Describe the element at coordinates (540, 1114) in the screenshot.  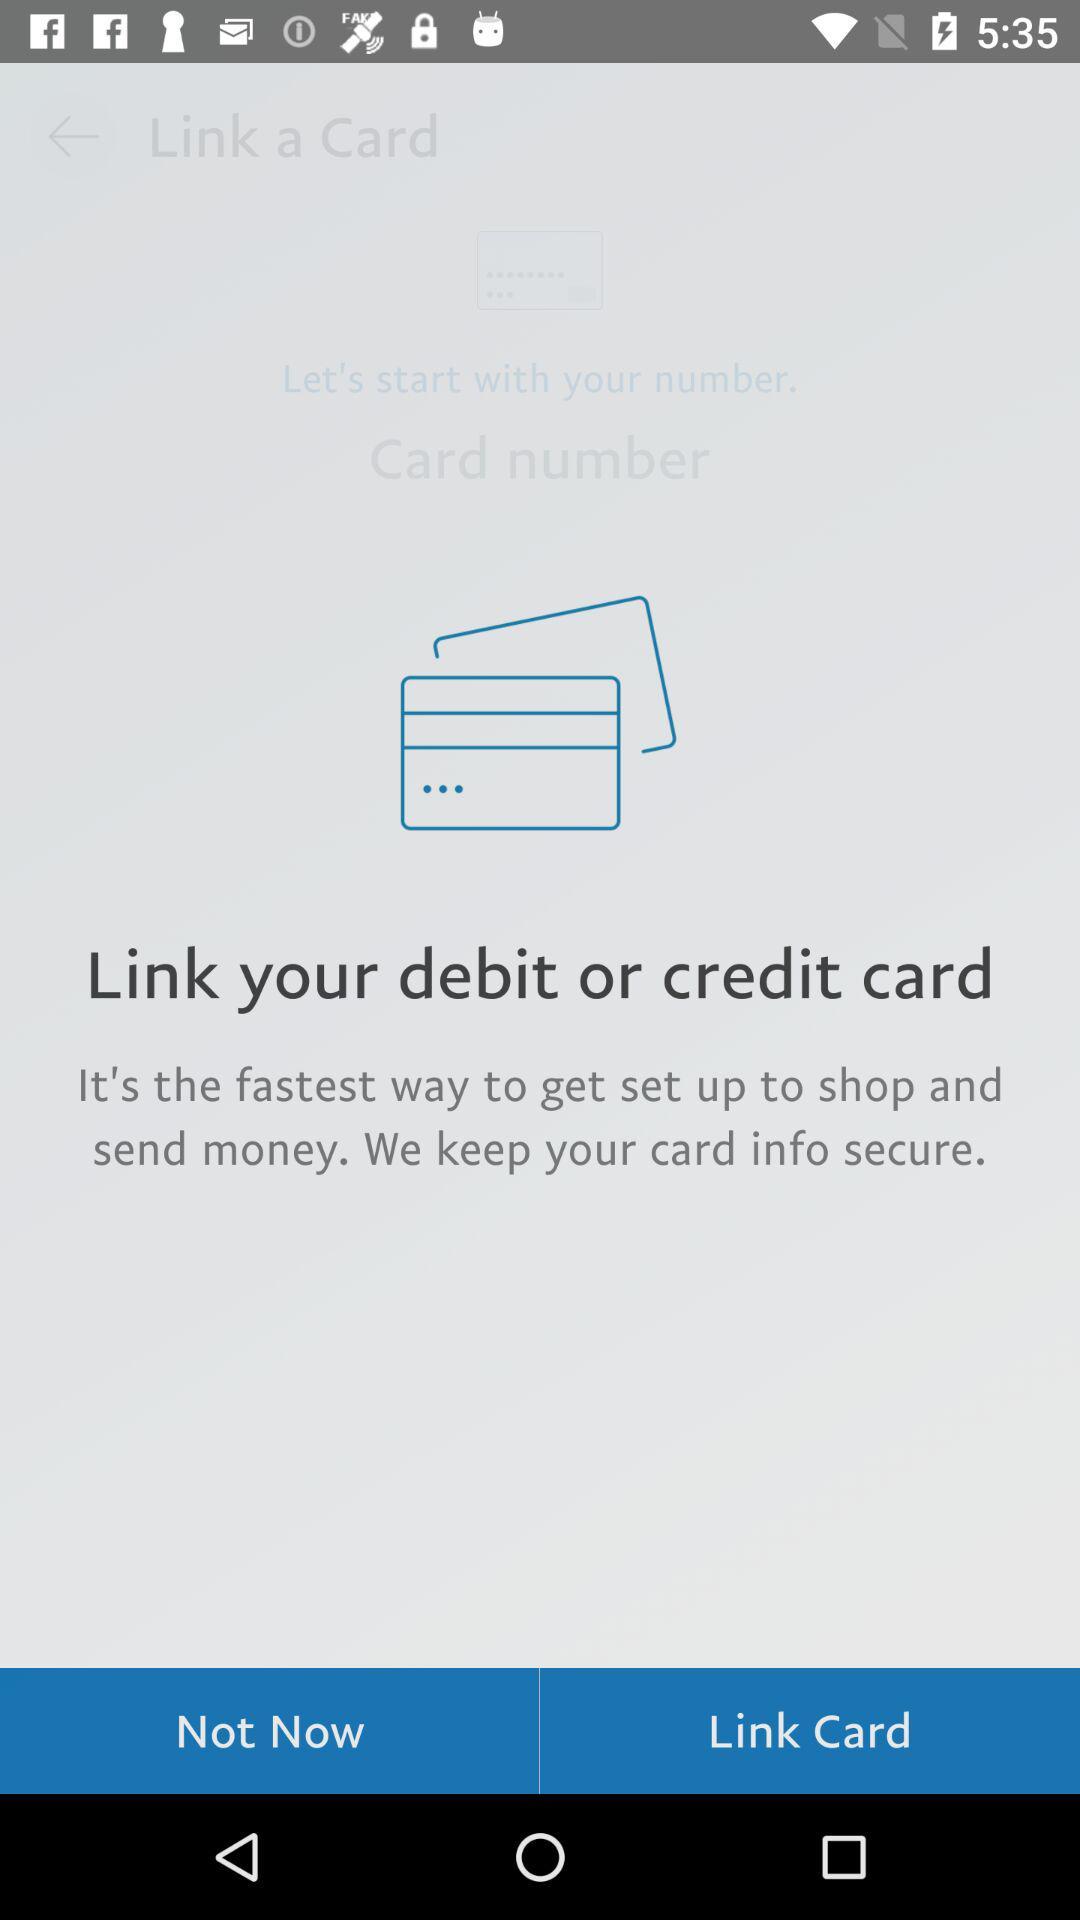
I see `item above the not now icon` at that location.